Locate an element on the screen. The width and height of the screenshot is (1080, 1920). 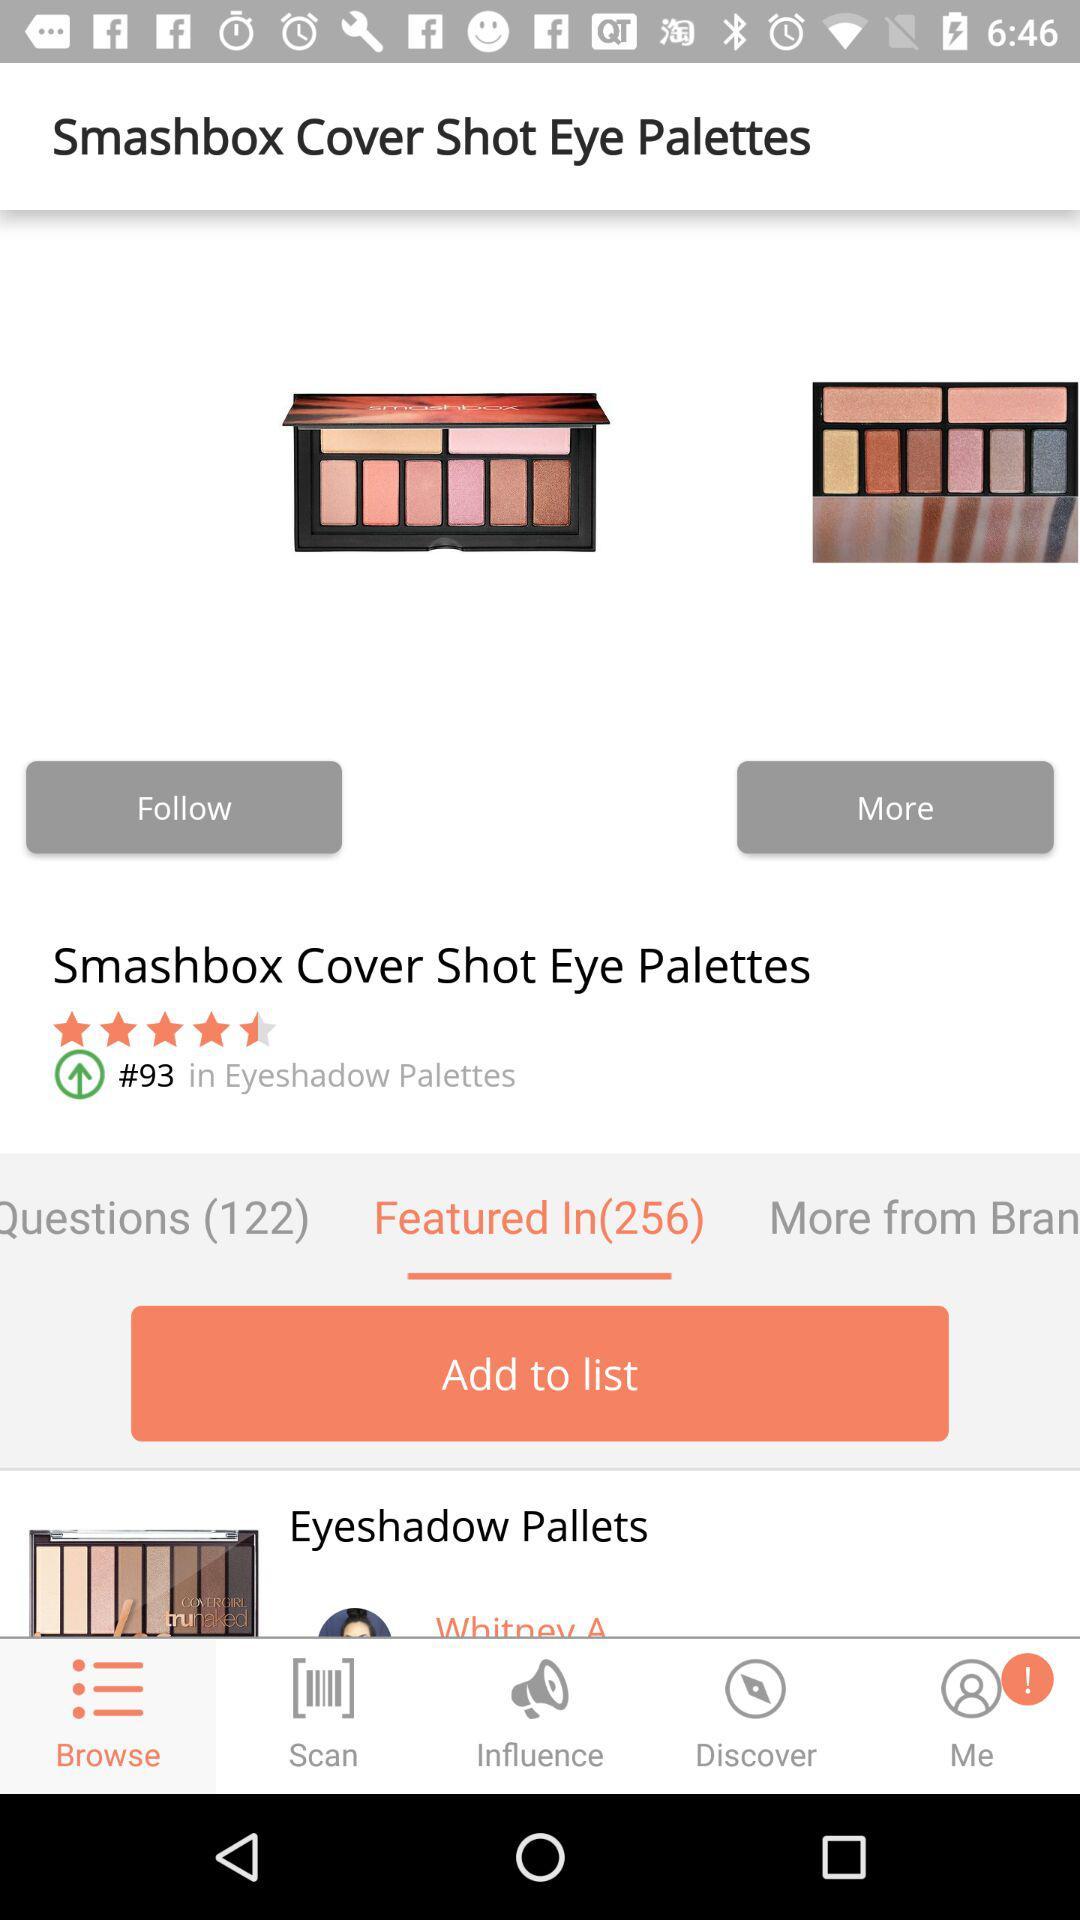
item to the right of the featured in(256) icon is located at coordinates (908, 1215).